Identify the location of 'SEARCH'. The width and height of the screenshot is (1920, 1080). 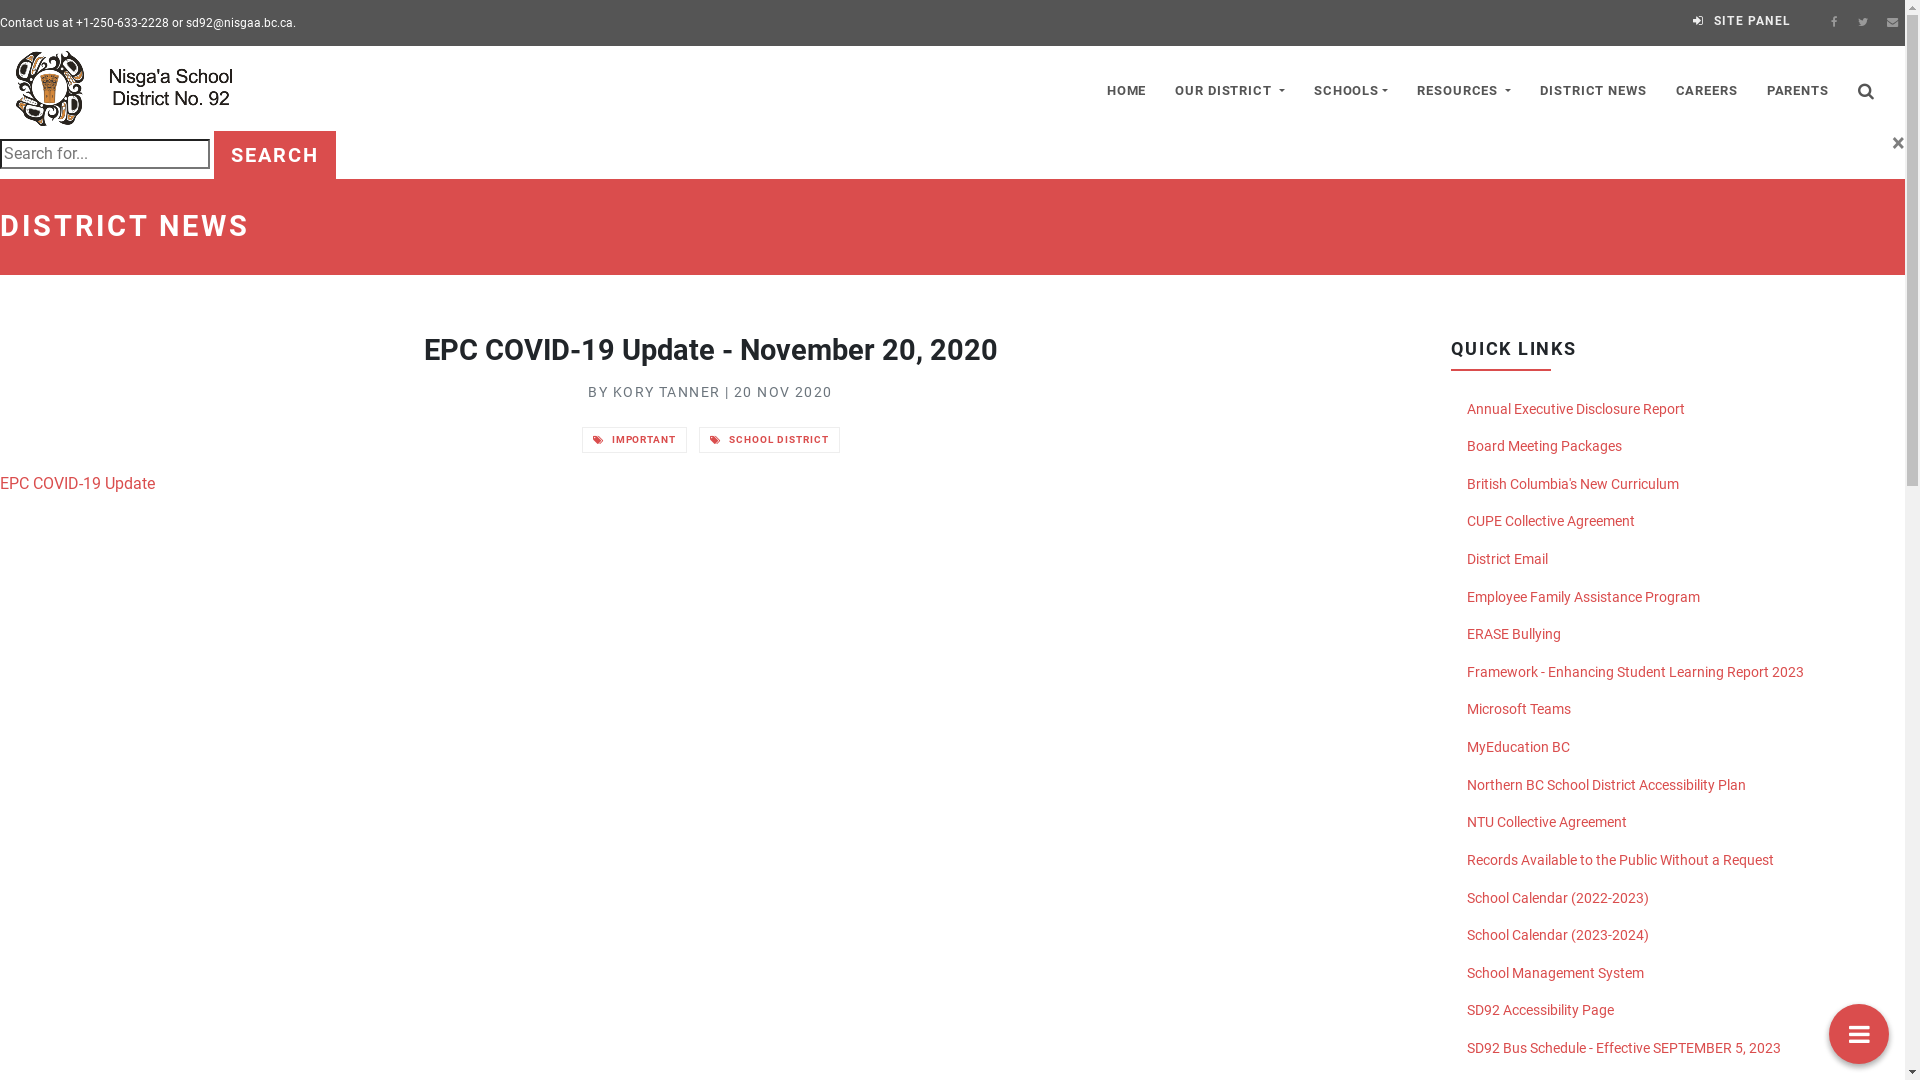
(273, 153).